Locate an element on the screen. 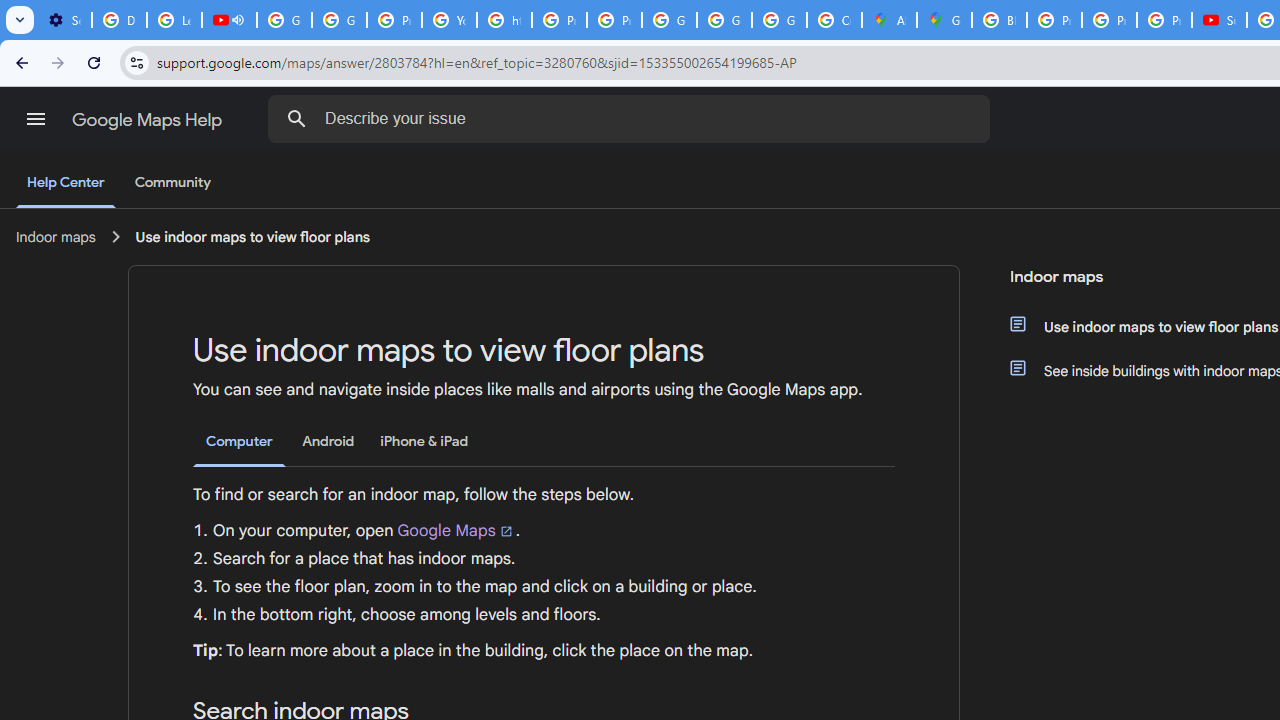 The width and height of the screenshot is (1280, 720). 'Privacy Help Center - Policies Help' is located at coordinates (1053, 20).